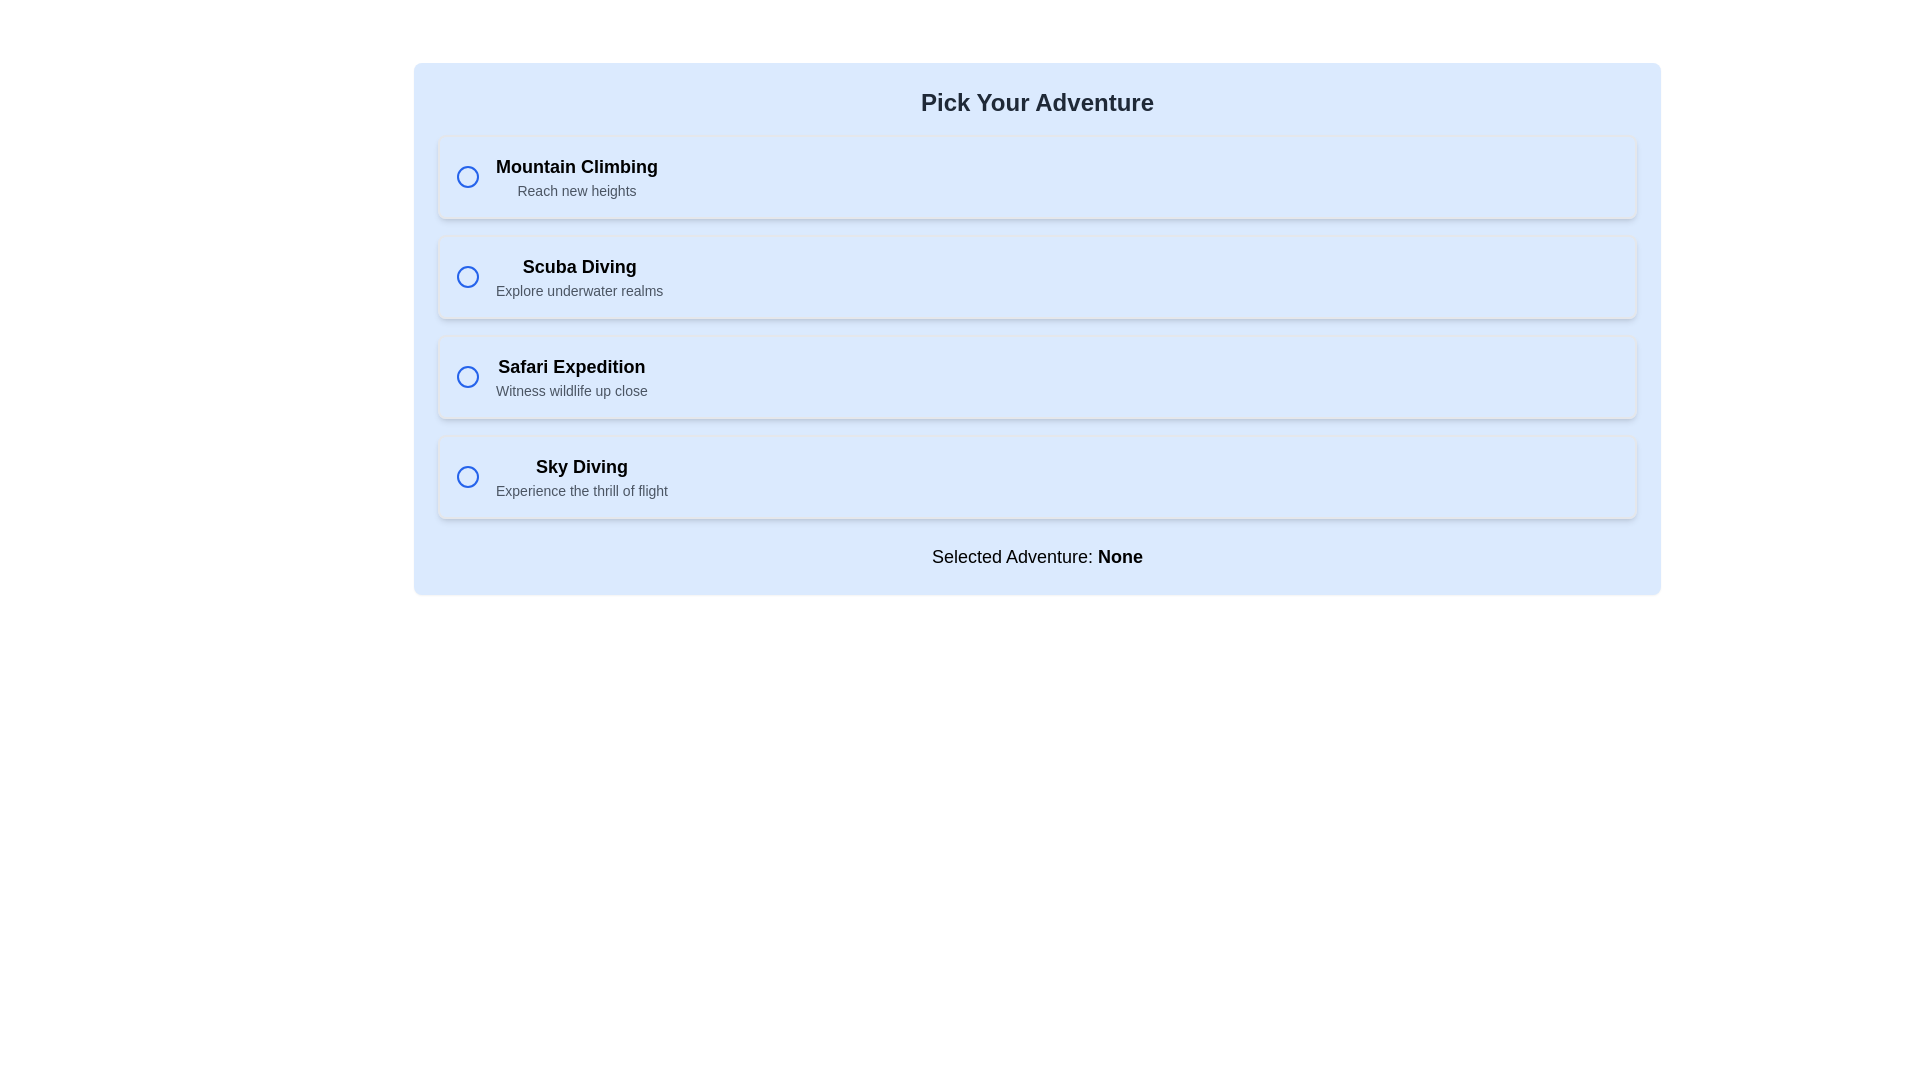  I want to click on the descriptive text label for the 'Scuba Diving' option, which is located below the main text of the same option, so click(578, 290).